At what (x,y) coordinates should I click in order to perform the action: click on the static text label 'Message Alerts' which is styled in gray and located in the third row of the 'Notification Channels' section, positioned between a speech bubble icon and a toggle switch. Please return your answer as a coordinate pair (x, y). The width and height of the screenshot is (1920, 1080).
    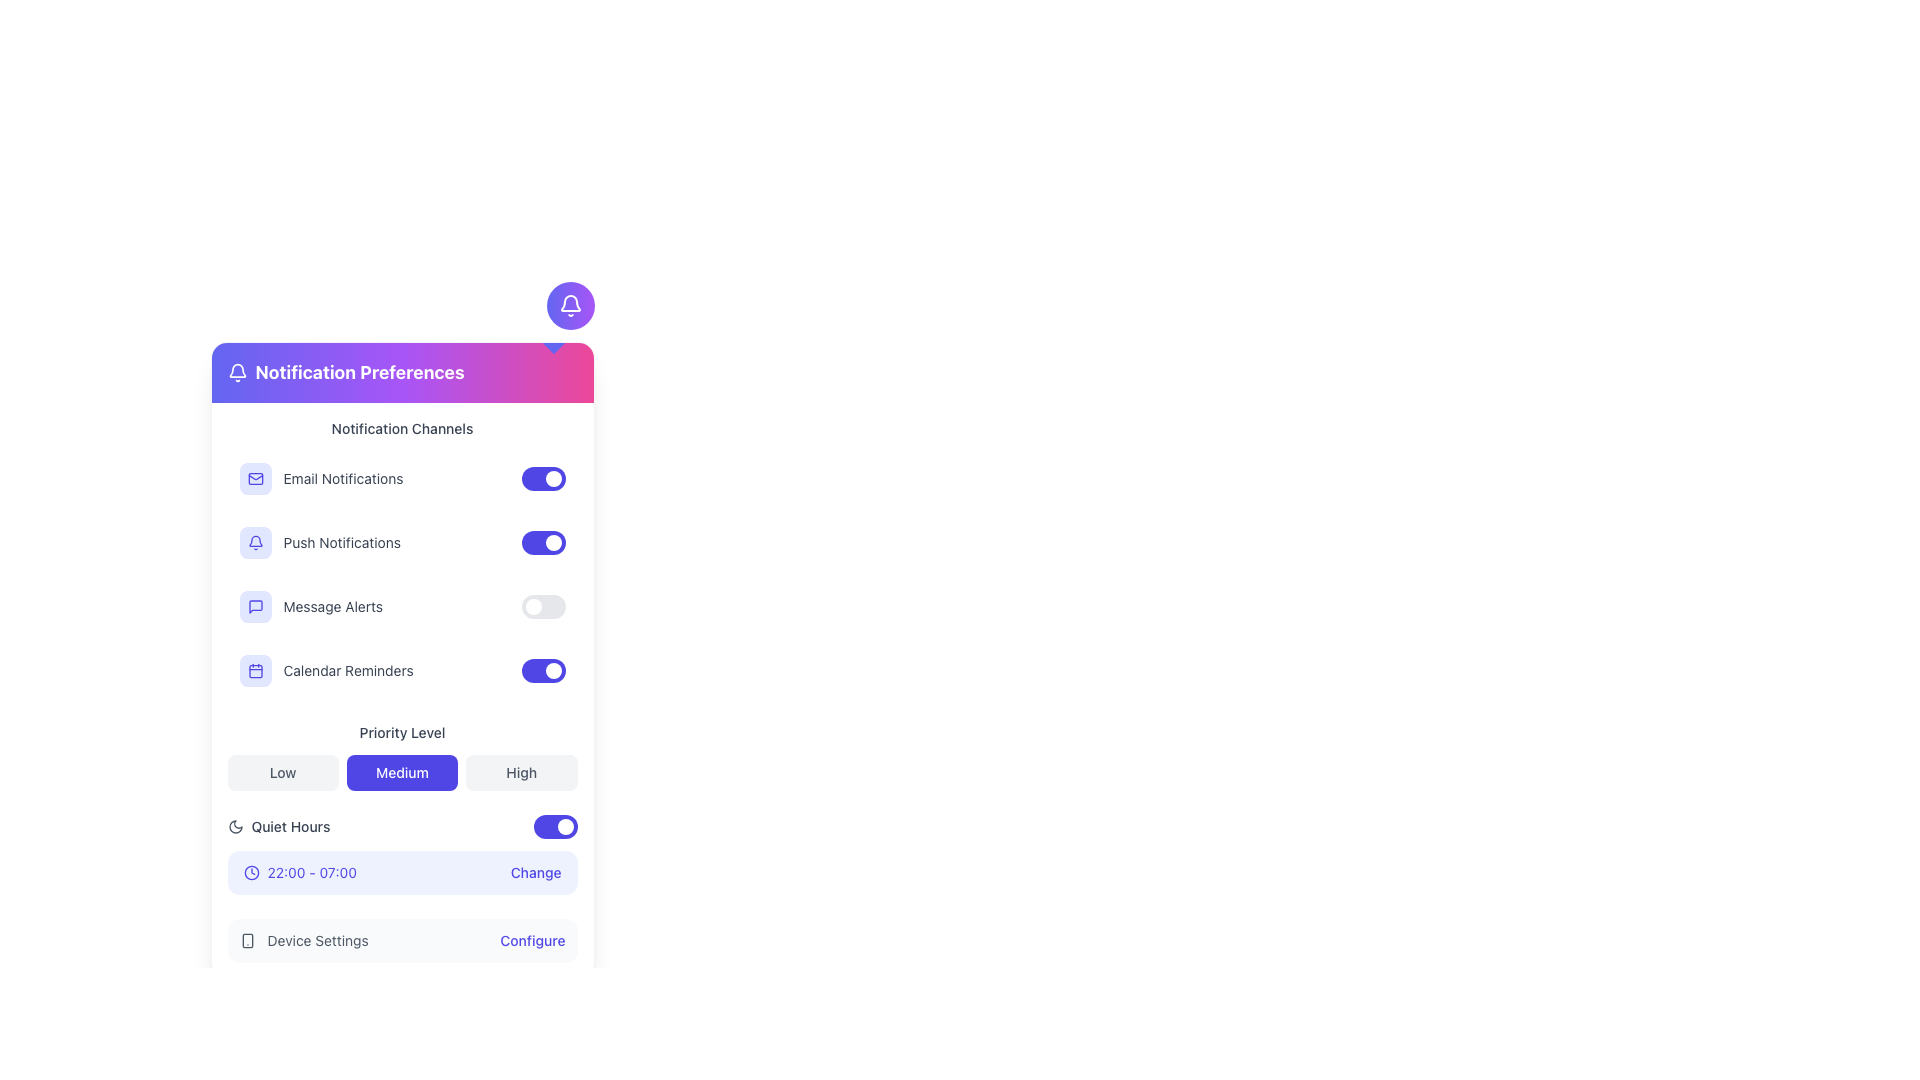
    Looking at the image, I should click on (333, 605).